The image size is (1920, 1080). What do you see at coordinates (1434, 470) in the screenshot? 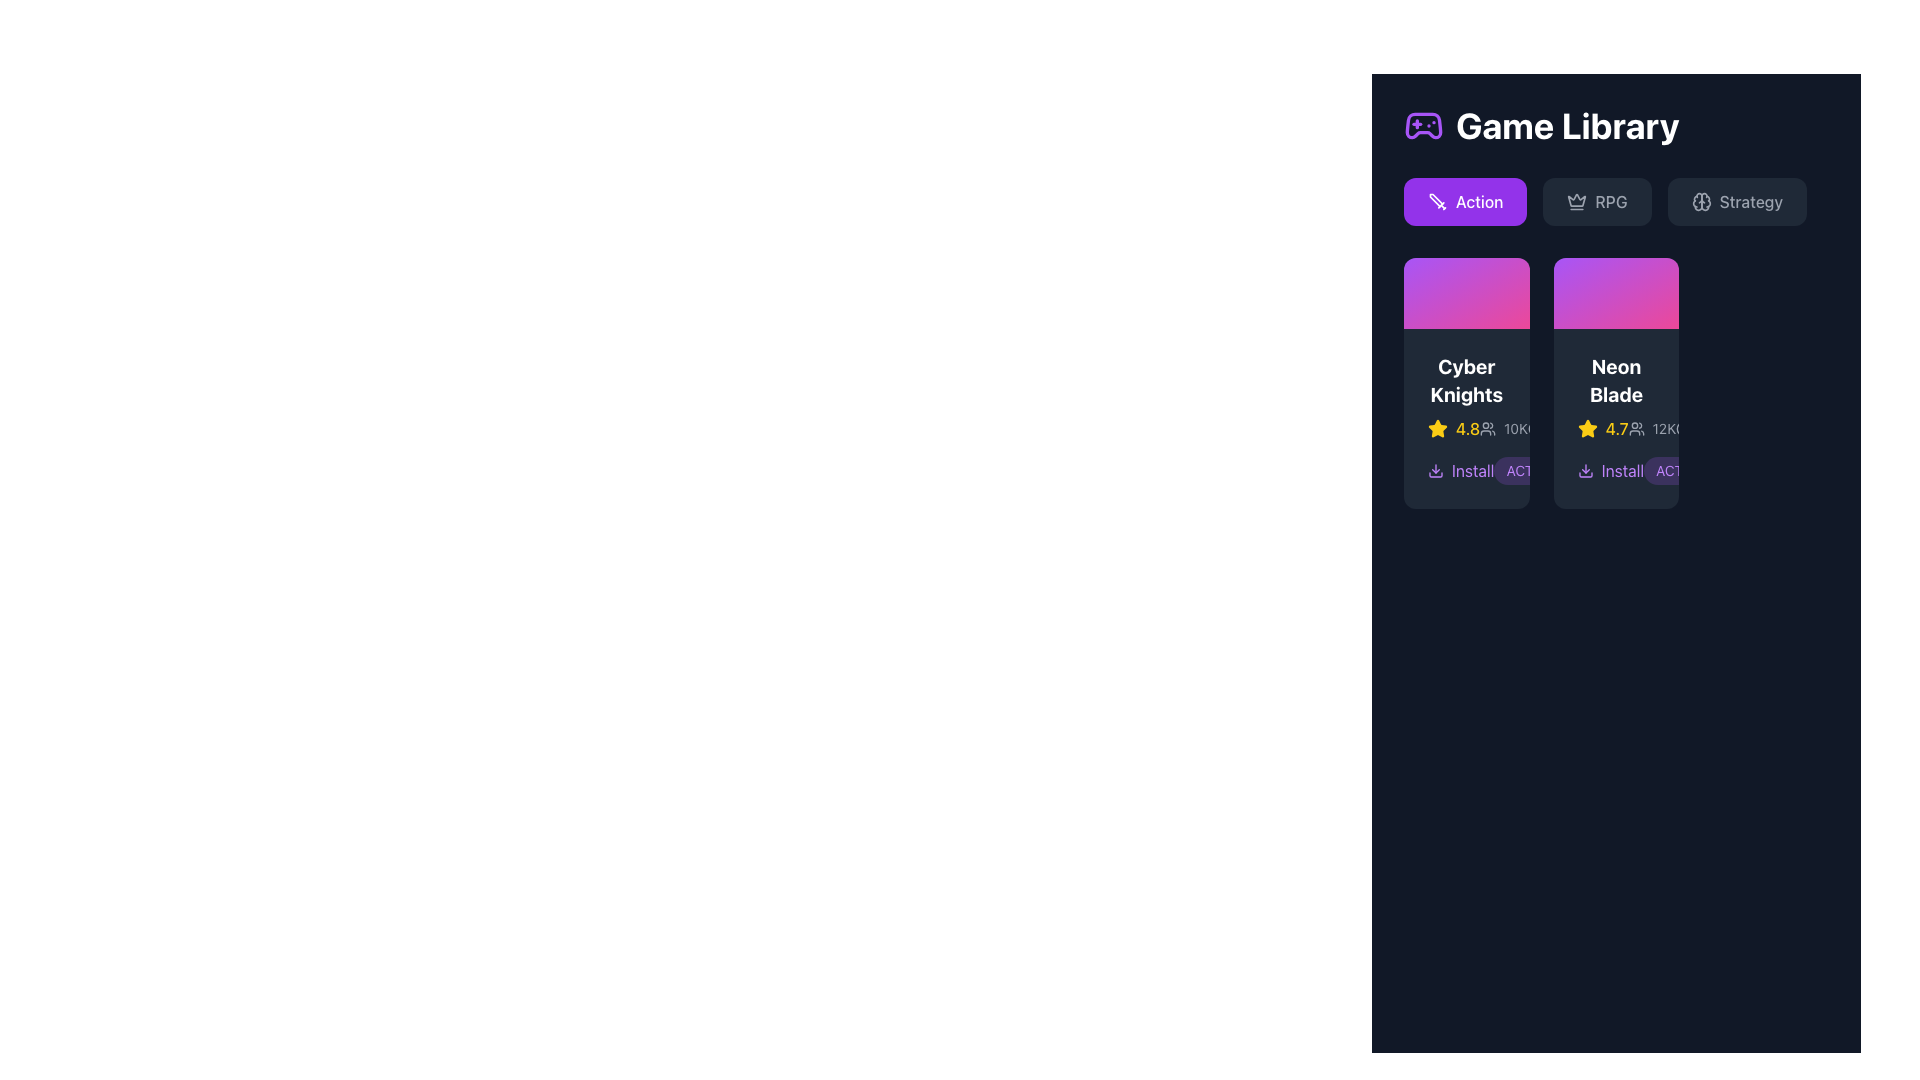
I see `the download icon located to the left of the 'Install' text in the lower-left part of the 'Neon Blade' card` at bounding box center [1434, 470].